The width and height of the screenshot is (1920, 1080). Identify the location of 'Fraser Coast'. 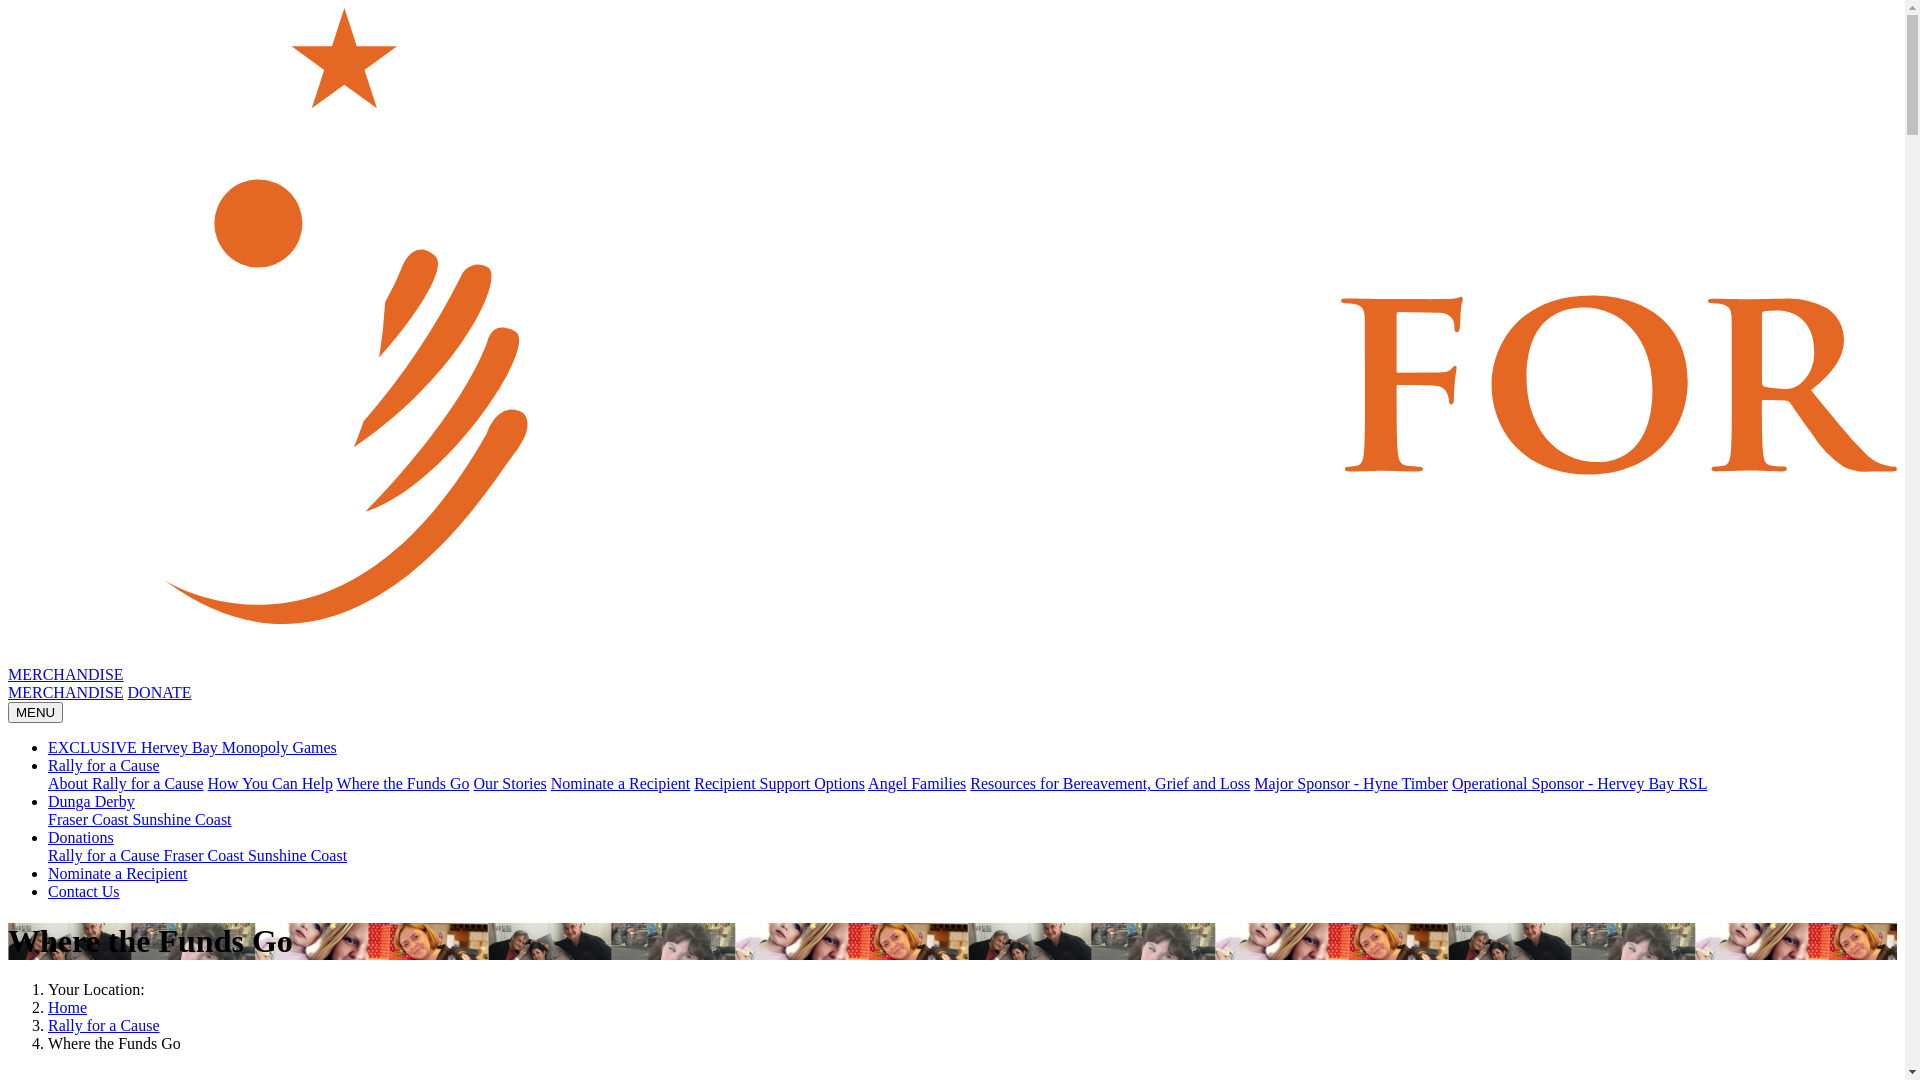
(89, 819).